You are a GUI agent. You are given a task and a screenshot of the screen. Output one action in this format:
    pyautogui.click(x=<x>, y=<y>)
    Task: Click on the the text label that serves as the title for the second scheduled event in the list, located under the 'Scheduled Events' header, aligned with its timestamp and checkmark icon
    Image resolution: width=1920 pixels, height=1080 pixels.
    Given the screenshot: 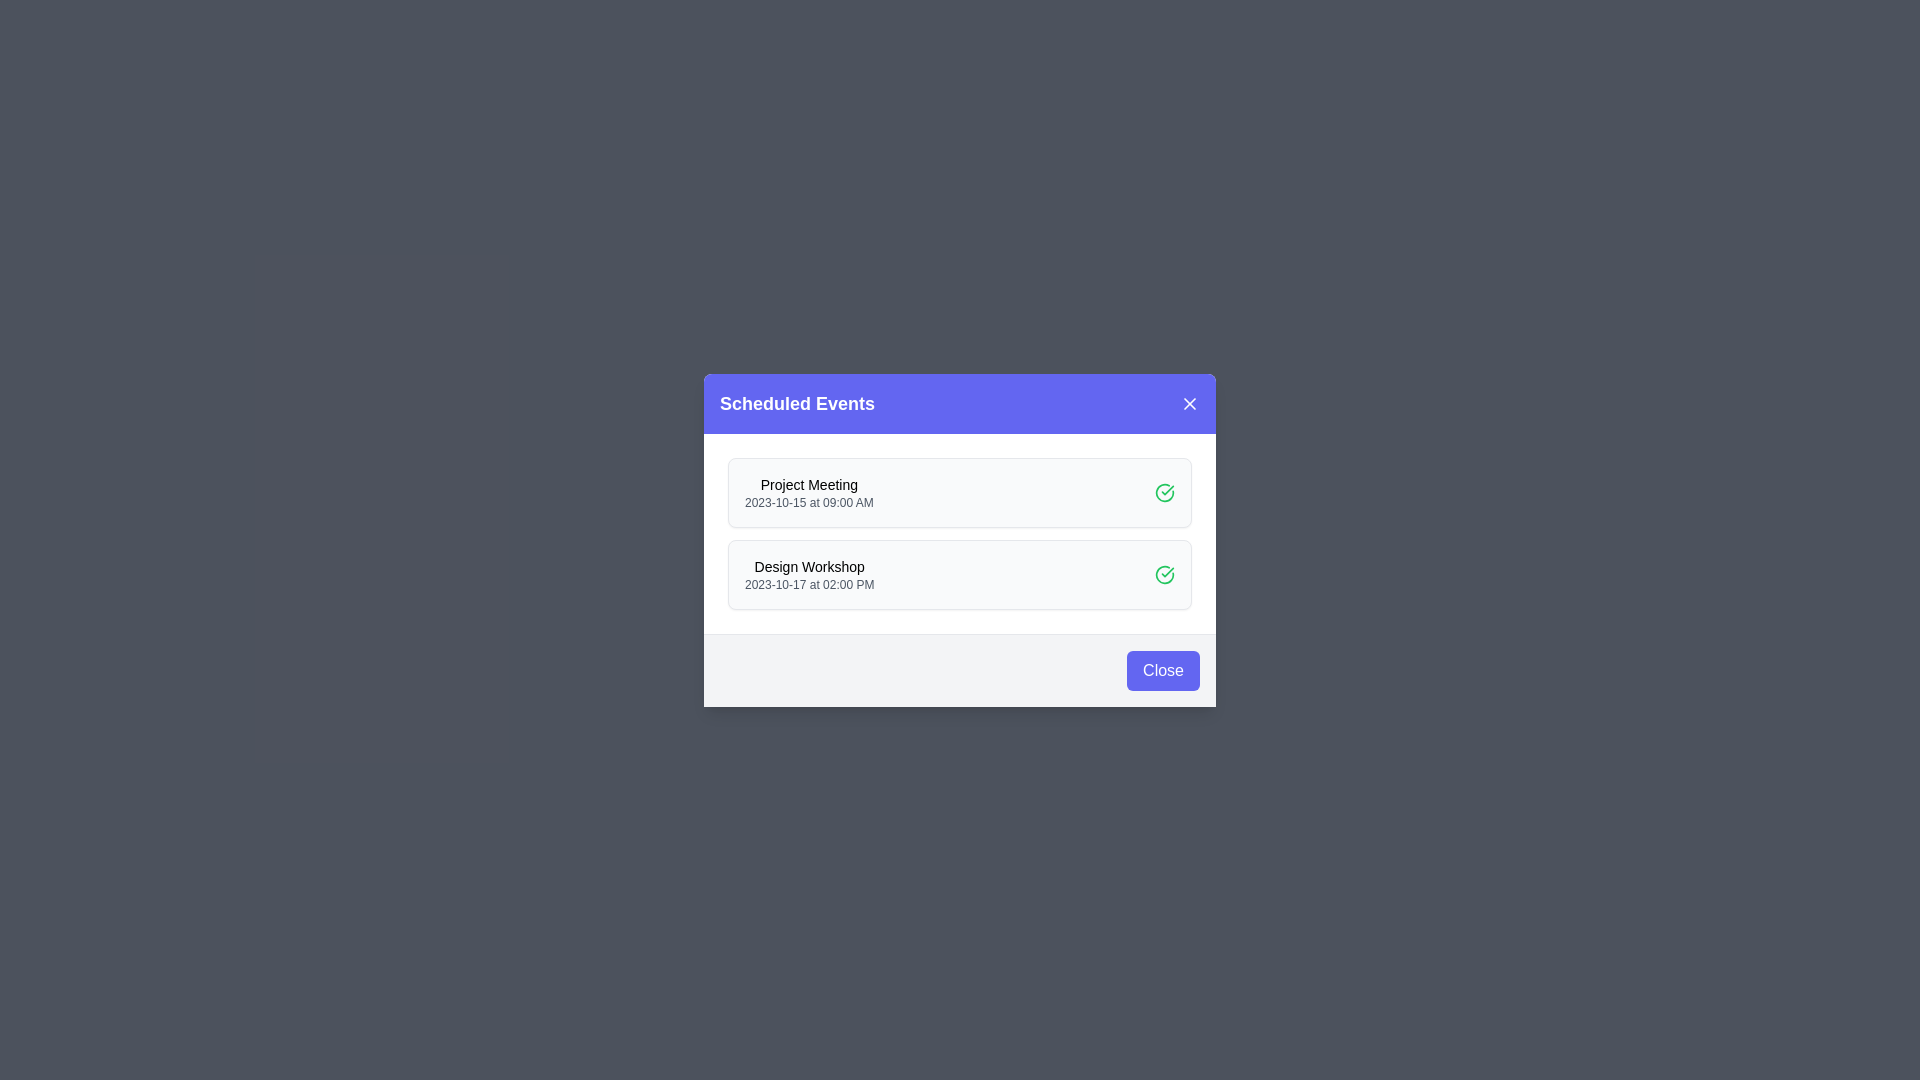 What is the action you would take?
    pyautogui.click(x=809, y=566)
    